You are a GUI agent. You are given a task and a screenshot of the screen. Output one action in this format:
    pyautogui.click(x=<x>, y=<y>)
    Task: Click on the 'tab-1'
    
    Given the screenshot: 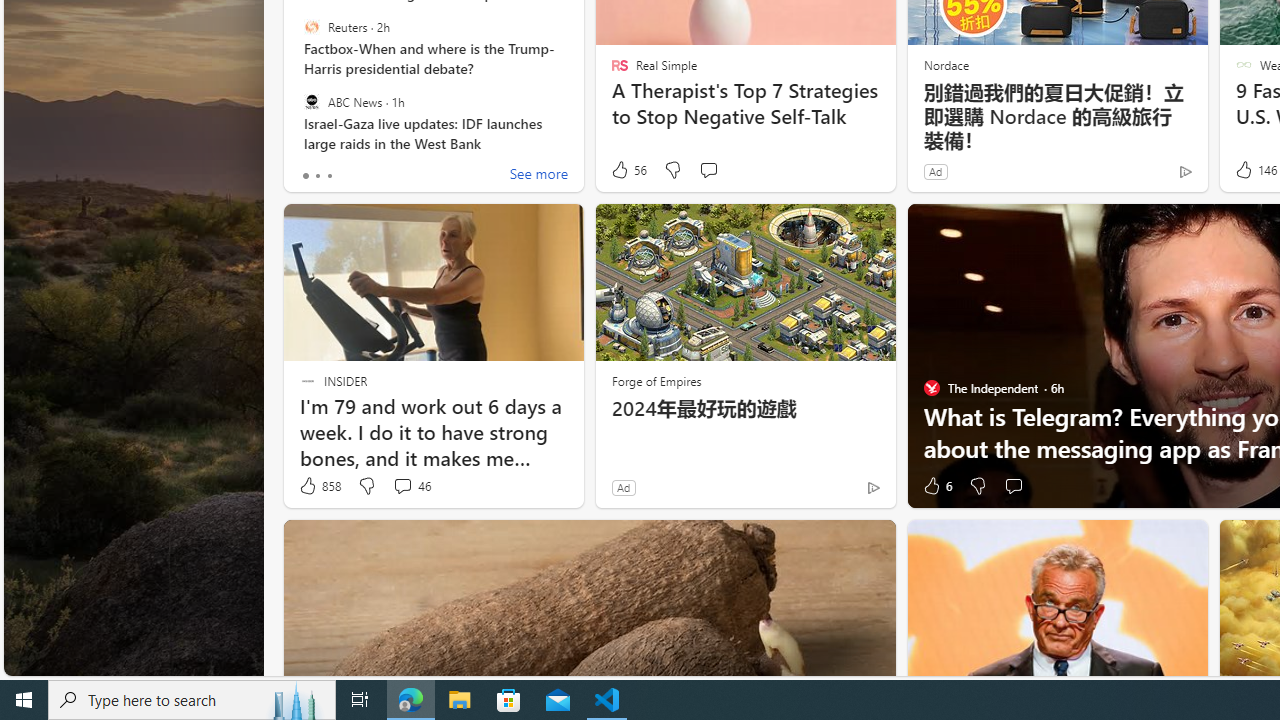 What is the action you would take?
    pyautogui.click(x=316, y=175)
    